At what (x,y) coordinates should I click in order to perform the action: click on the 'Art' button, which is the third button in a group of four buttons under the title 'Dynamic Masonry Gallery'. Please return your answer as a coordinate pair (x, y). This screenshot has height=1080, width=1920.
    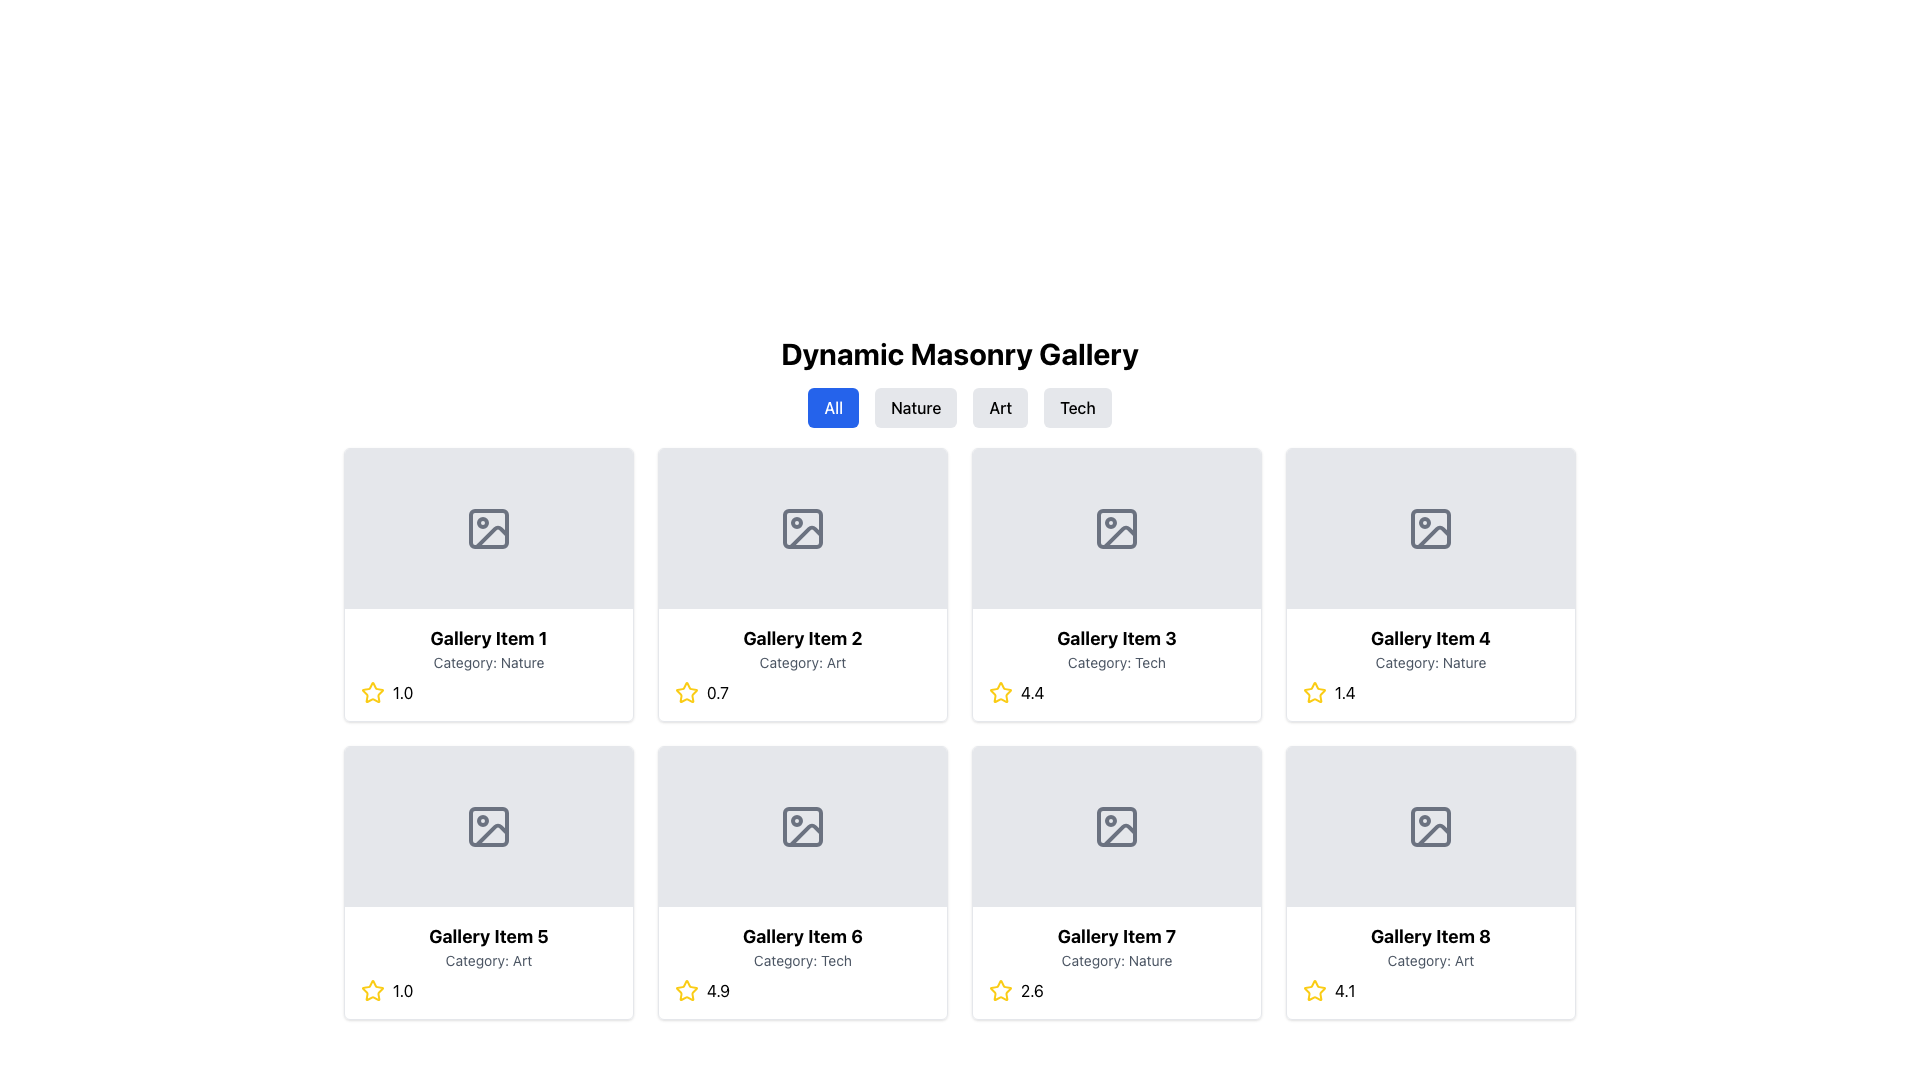
    Looking at the image, I should click on (1000, 407).